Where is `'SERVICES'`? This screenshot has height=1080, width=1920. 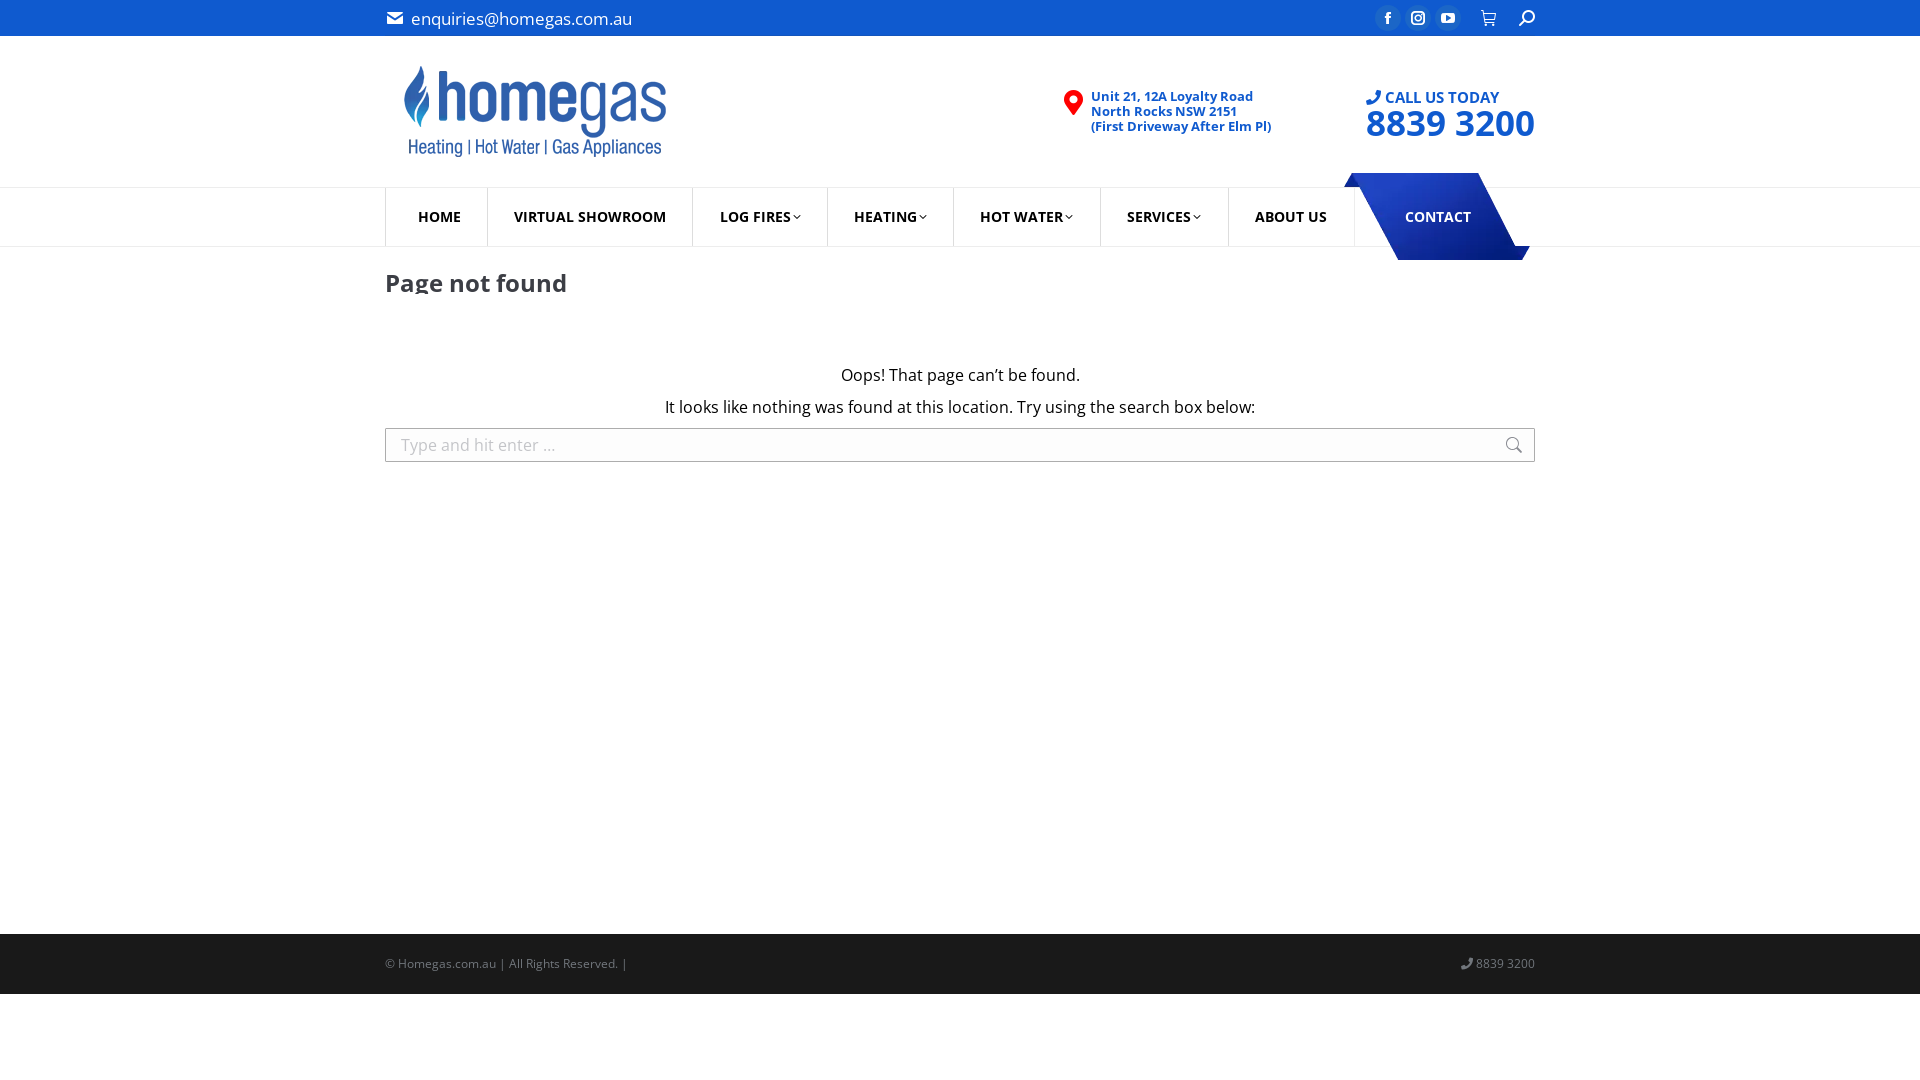 'SERVICES' is located at coordinates (1163, 216).